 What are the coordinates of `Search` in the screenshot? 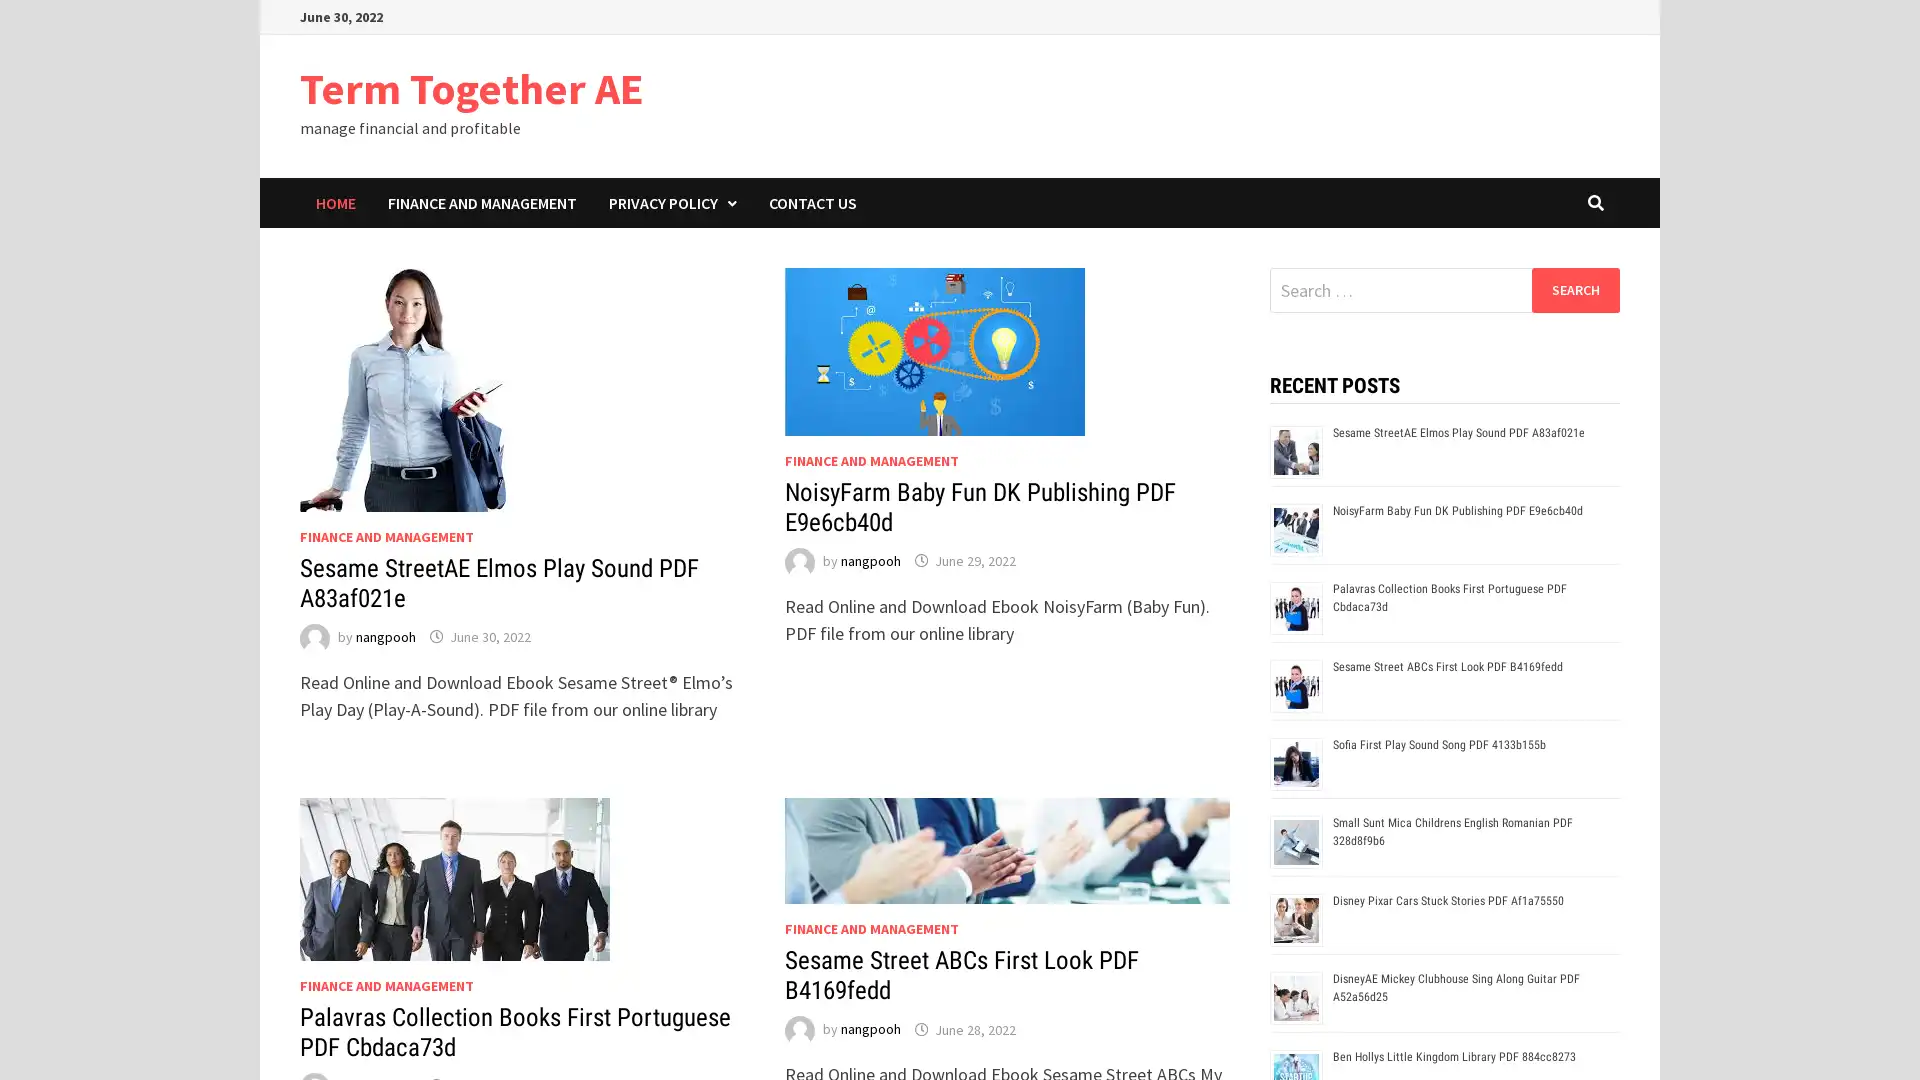 It's located at (1574, 289).